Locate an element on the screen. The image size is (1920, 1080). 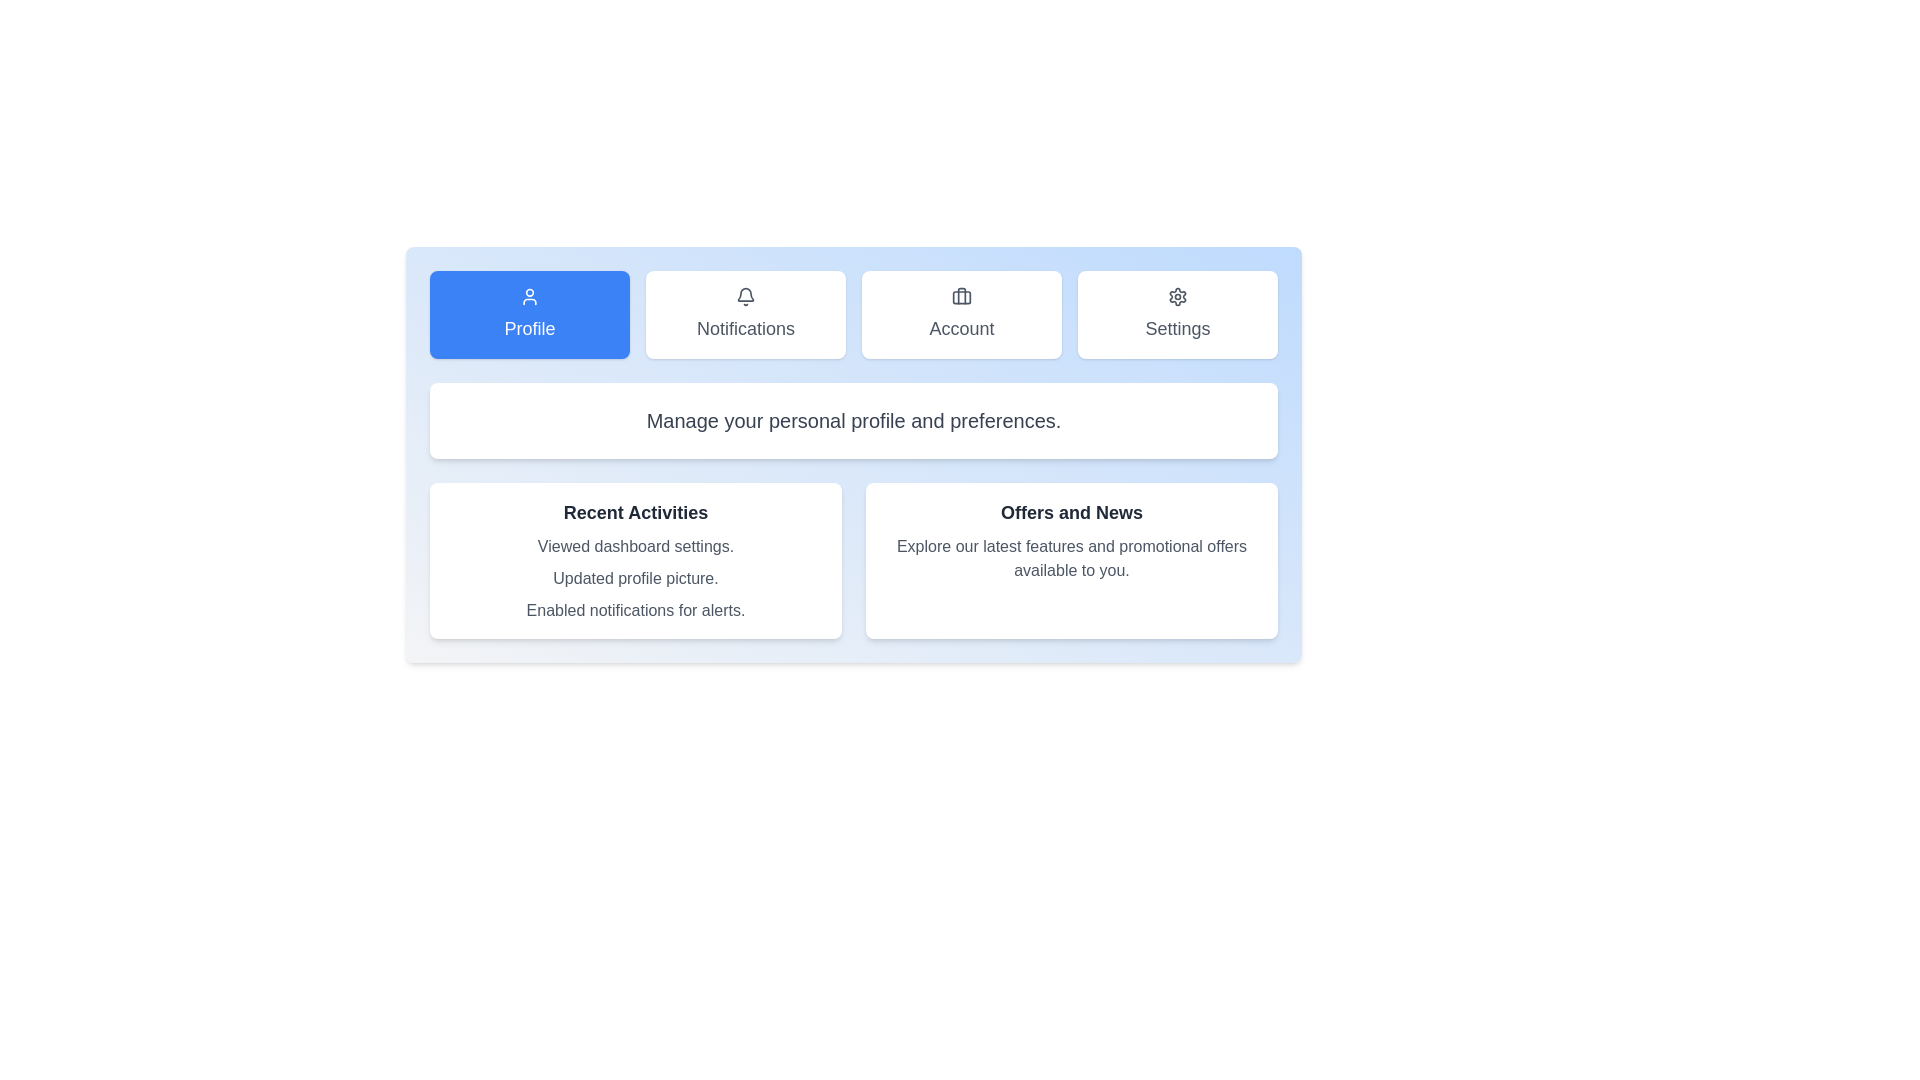
the 'Account' button icon, which is a rectangular icon part of a briefcase illustration, positioned within a circular button labeled 'Account' in the navigation bar at the top of the content area is located at coordinates (961, 297).